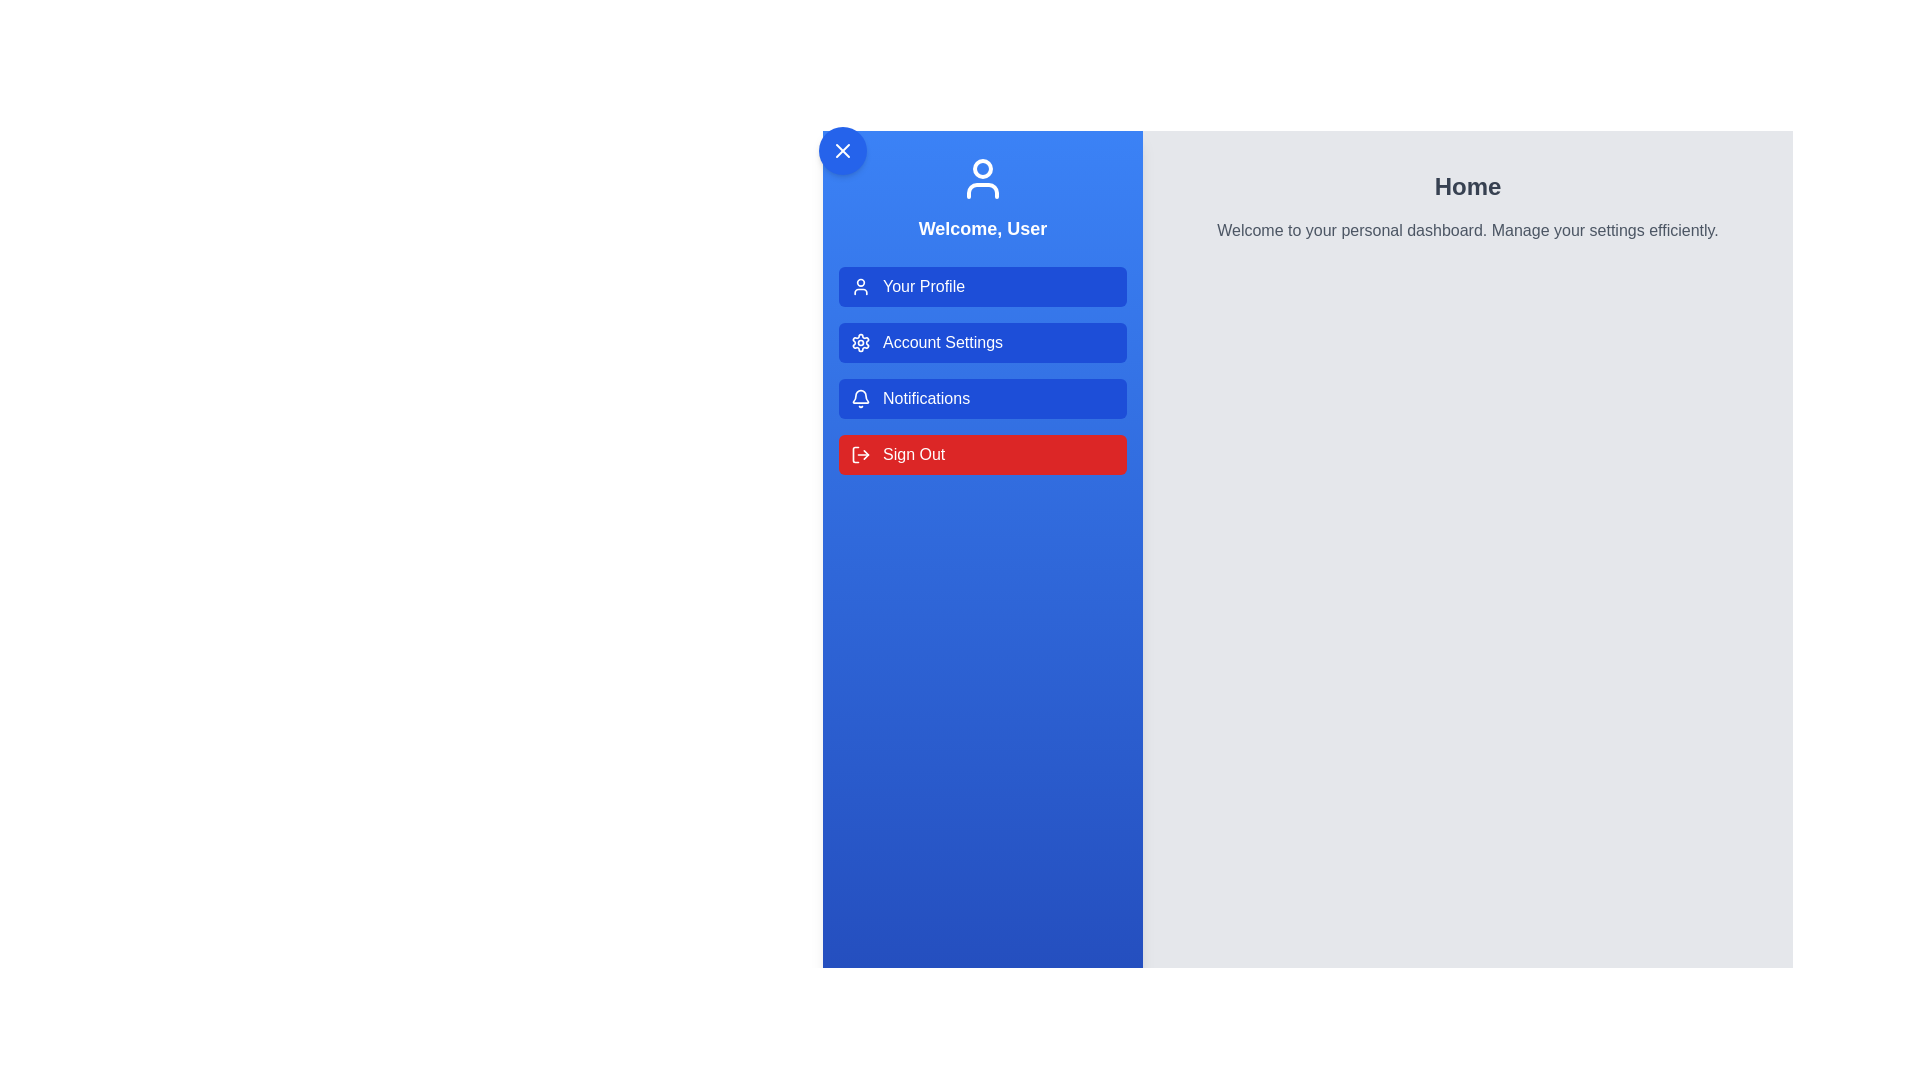  What do you see at coordinates (983, 342) in the screenshot?
I see `the menu option Account Settings from the UserProfileDrawer` at bounding box center [983, 342].